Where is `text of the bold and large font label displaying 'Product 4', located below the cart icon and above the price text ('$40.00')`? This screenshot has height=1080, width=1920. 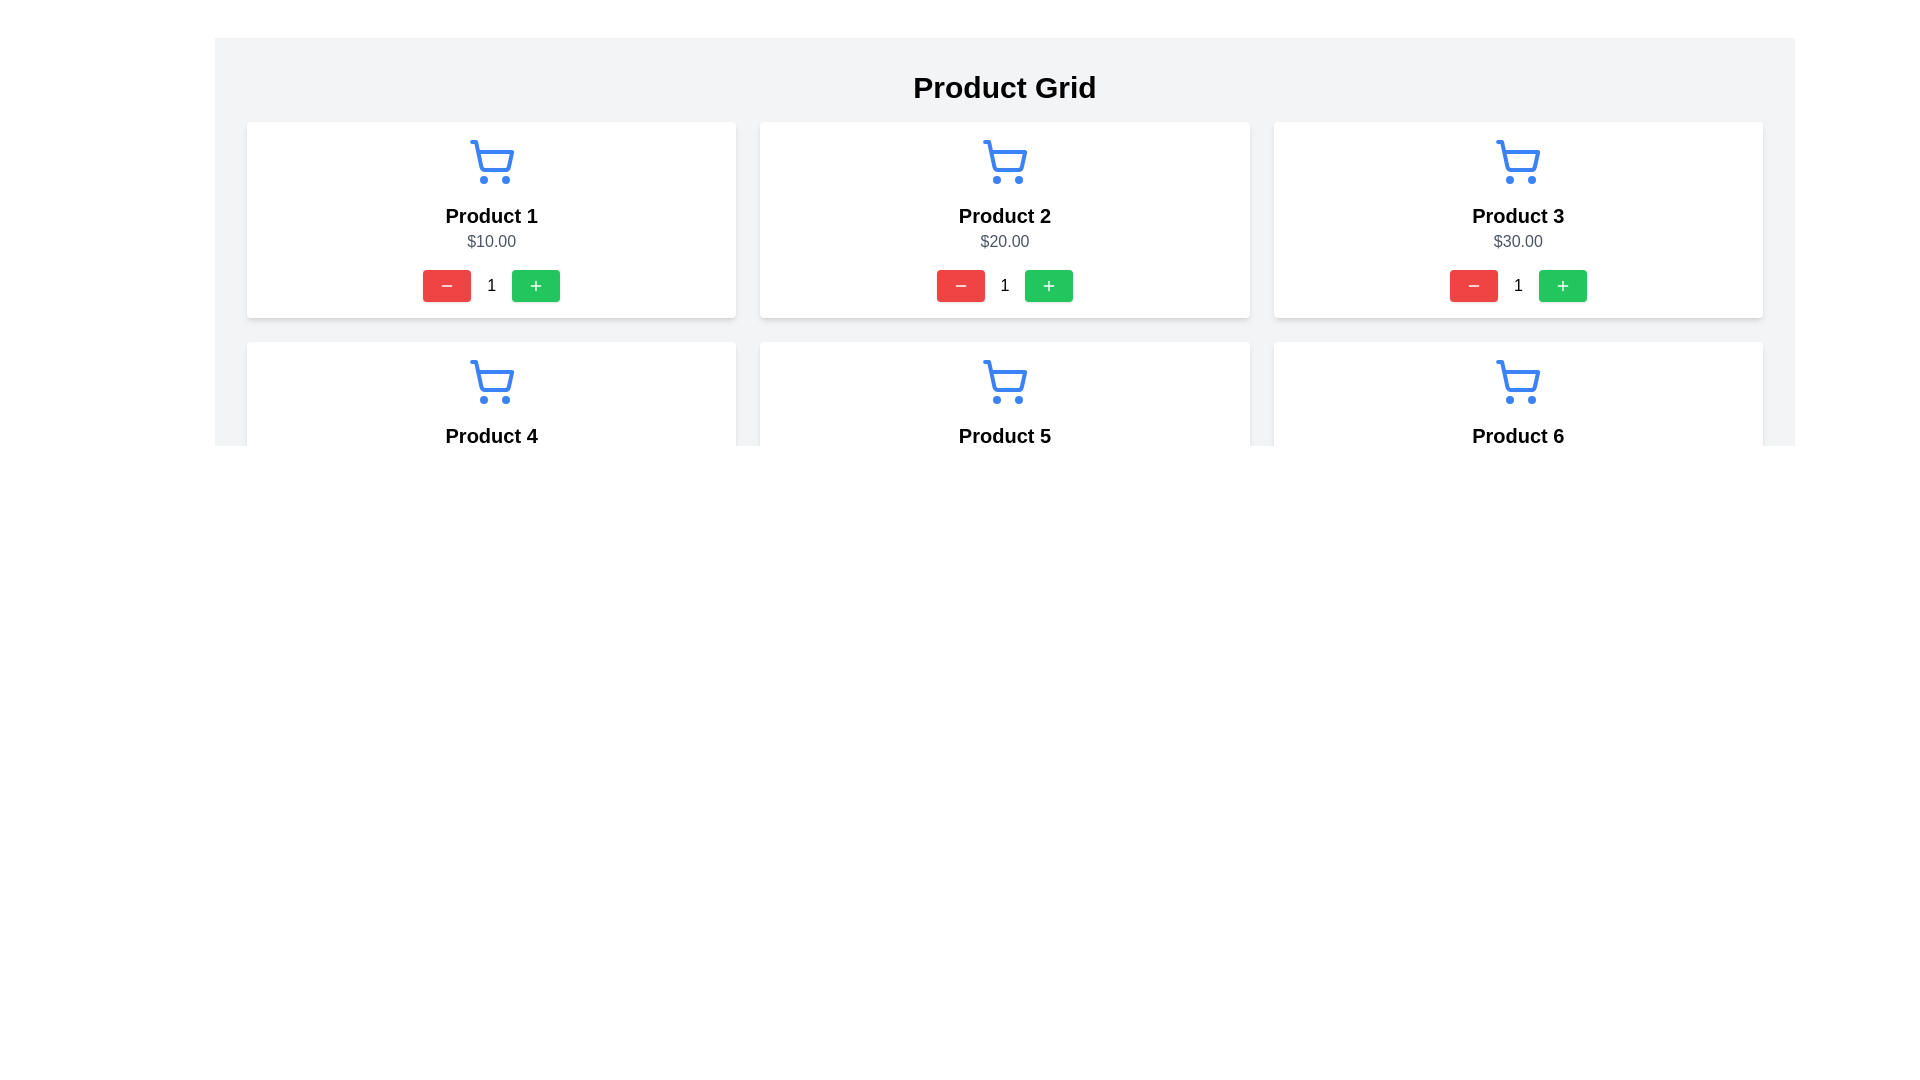
text of the bold and large font label displaying 'Product 4', located below the cart icon and above the price text ('$40.00') is located at coordinates (491, 434).